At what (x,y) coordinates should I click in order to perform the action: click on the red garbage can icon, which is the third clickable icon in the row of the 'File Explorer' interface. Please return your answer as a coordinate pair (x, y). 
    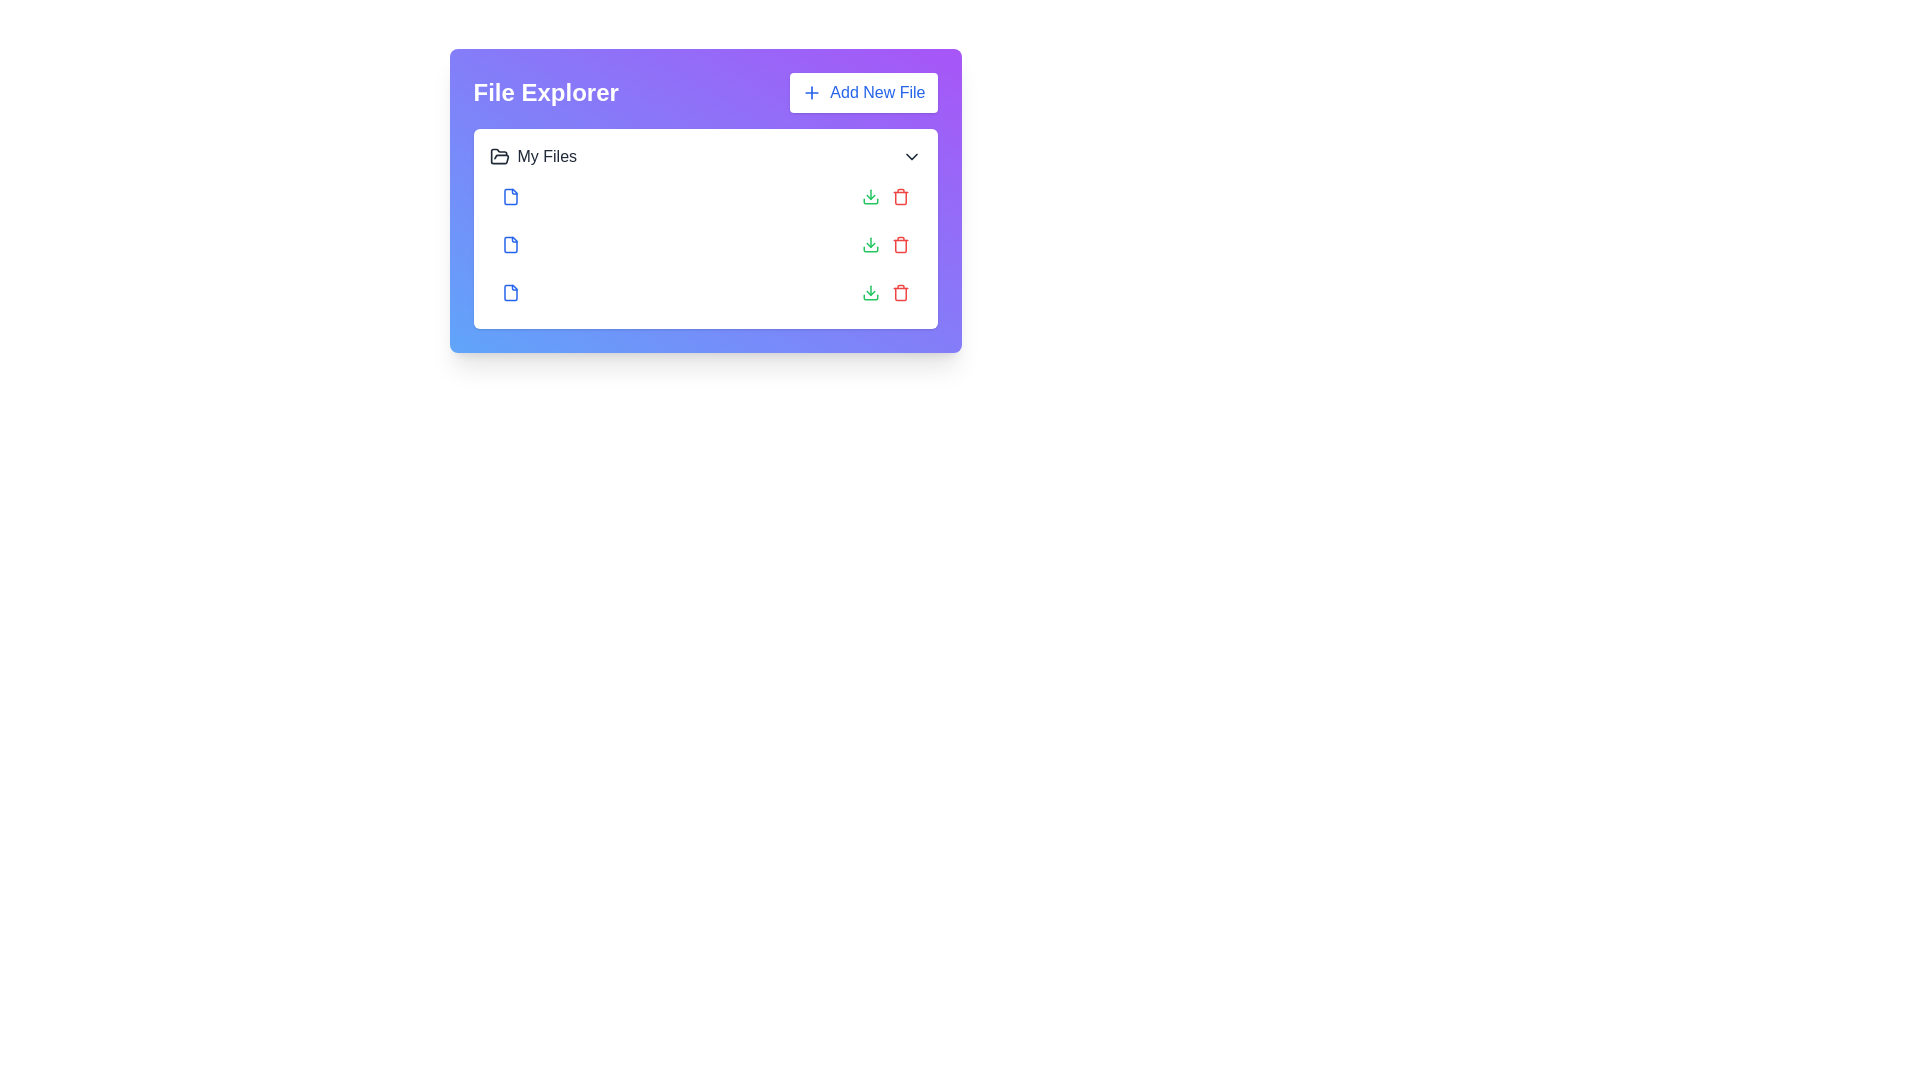
    Looking at the image, I should click on (899, 293).